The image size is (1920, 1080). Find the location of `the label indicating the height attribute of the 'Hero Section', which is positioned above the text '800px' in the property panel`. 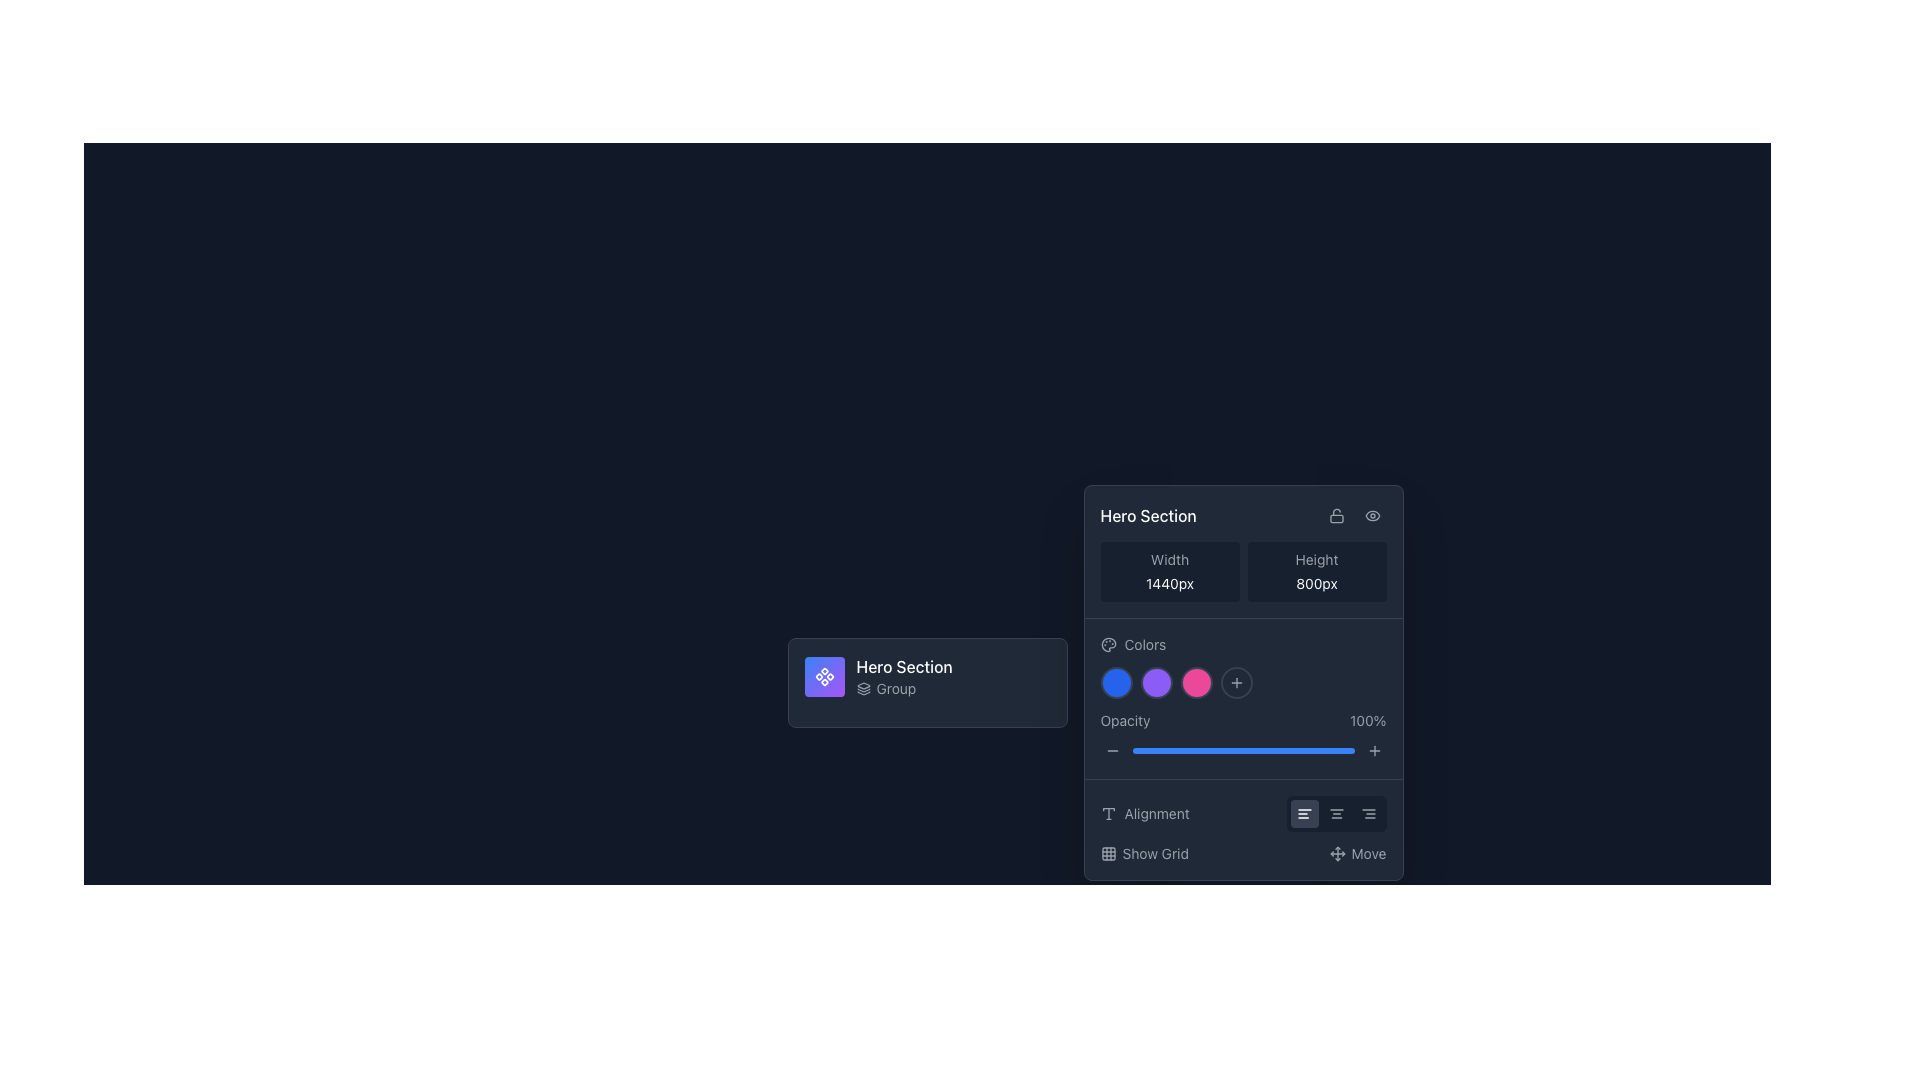

the label indicating the height attribute of the 'Hero Section', which is positioned above the text '800px' in the property panel is located at coordinates (1316, 559).